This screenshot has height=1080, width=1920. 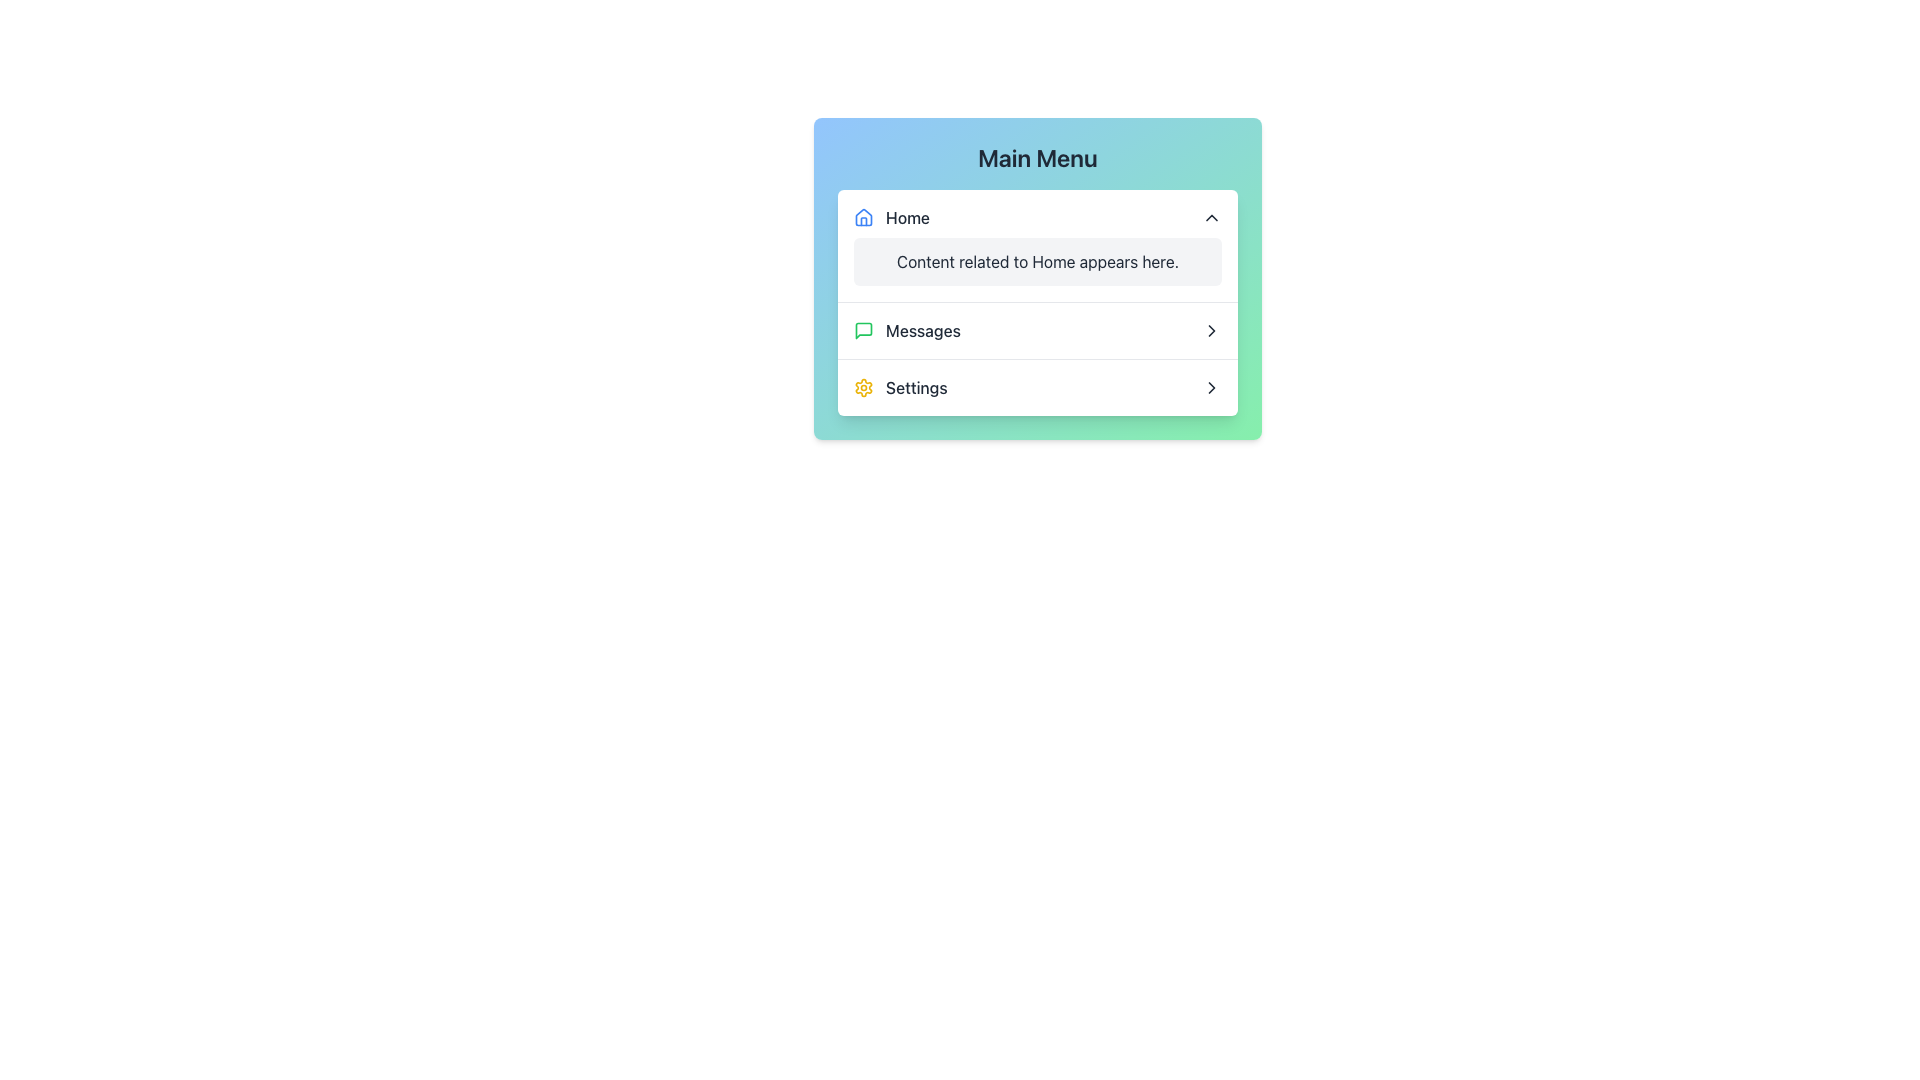 What do you see at coordinates (1037, 388) in the screenshot?
I see `the navigation option for accessing settings, which is the third item in the vertical list under the 'Main Menu'` at bounding box center [1037, 388].